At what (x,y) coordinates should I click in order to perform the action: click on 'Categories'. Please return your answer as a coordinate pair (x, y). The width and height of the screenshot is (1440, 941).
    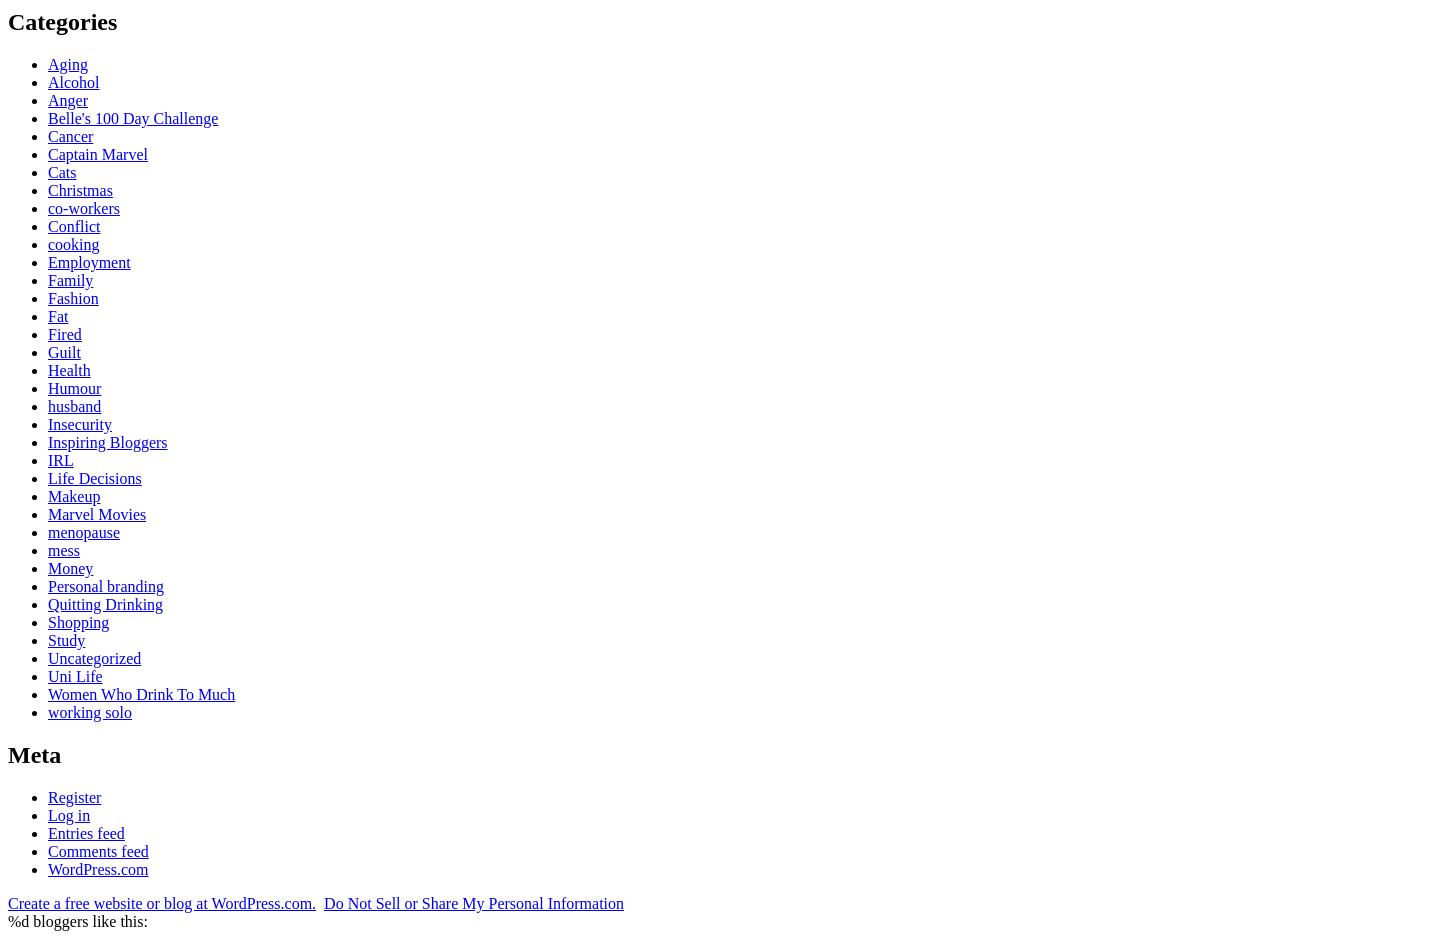
    Looking at the image, I should click on (62, 20).